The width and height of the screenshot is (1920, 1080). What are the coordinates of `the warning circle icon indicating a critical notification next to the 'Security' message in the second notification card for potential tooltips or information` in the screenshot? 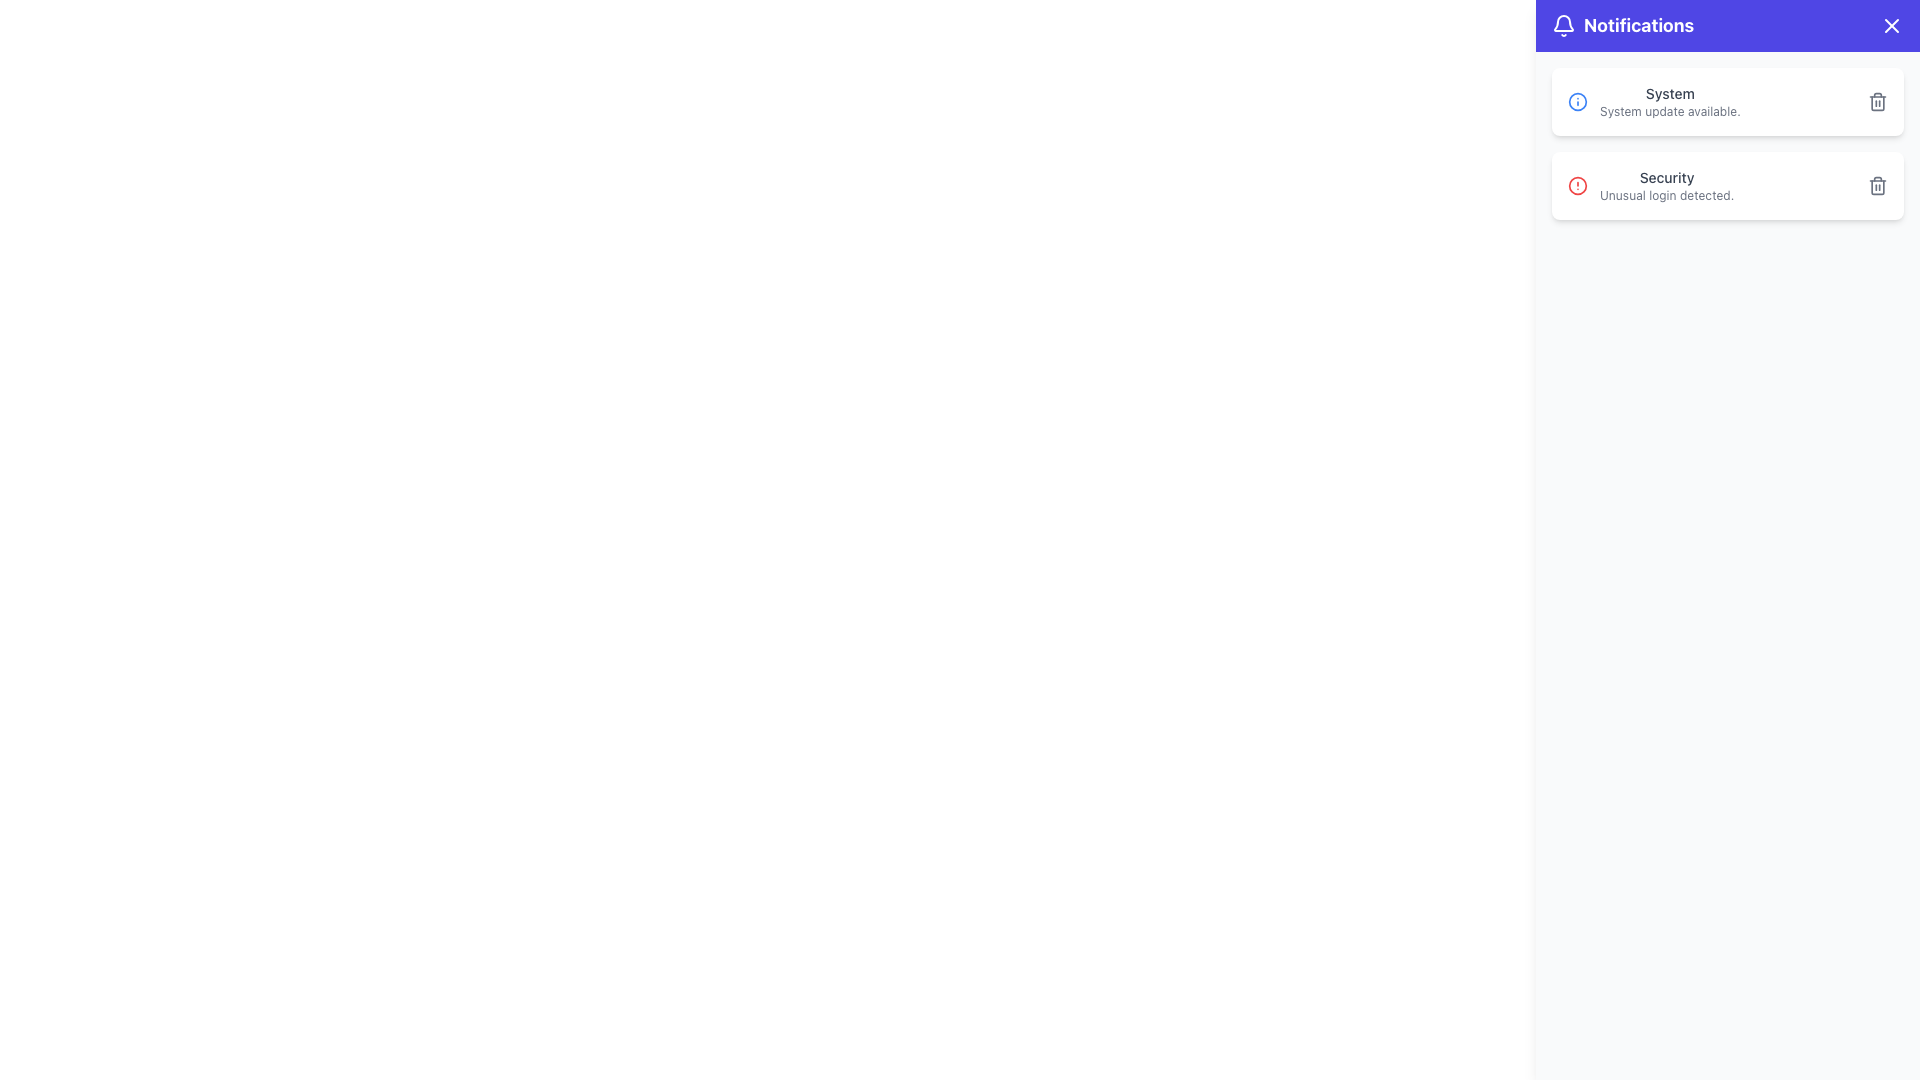 It's located at (1577, 185).